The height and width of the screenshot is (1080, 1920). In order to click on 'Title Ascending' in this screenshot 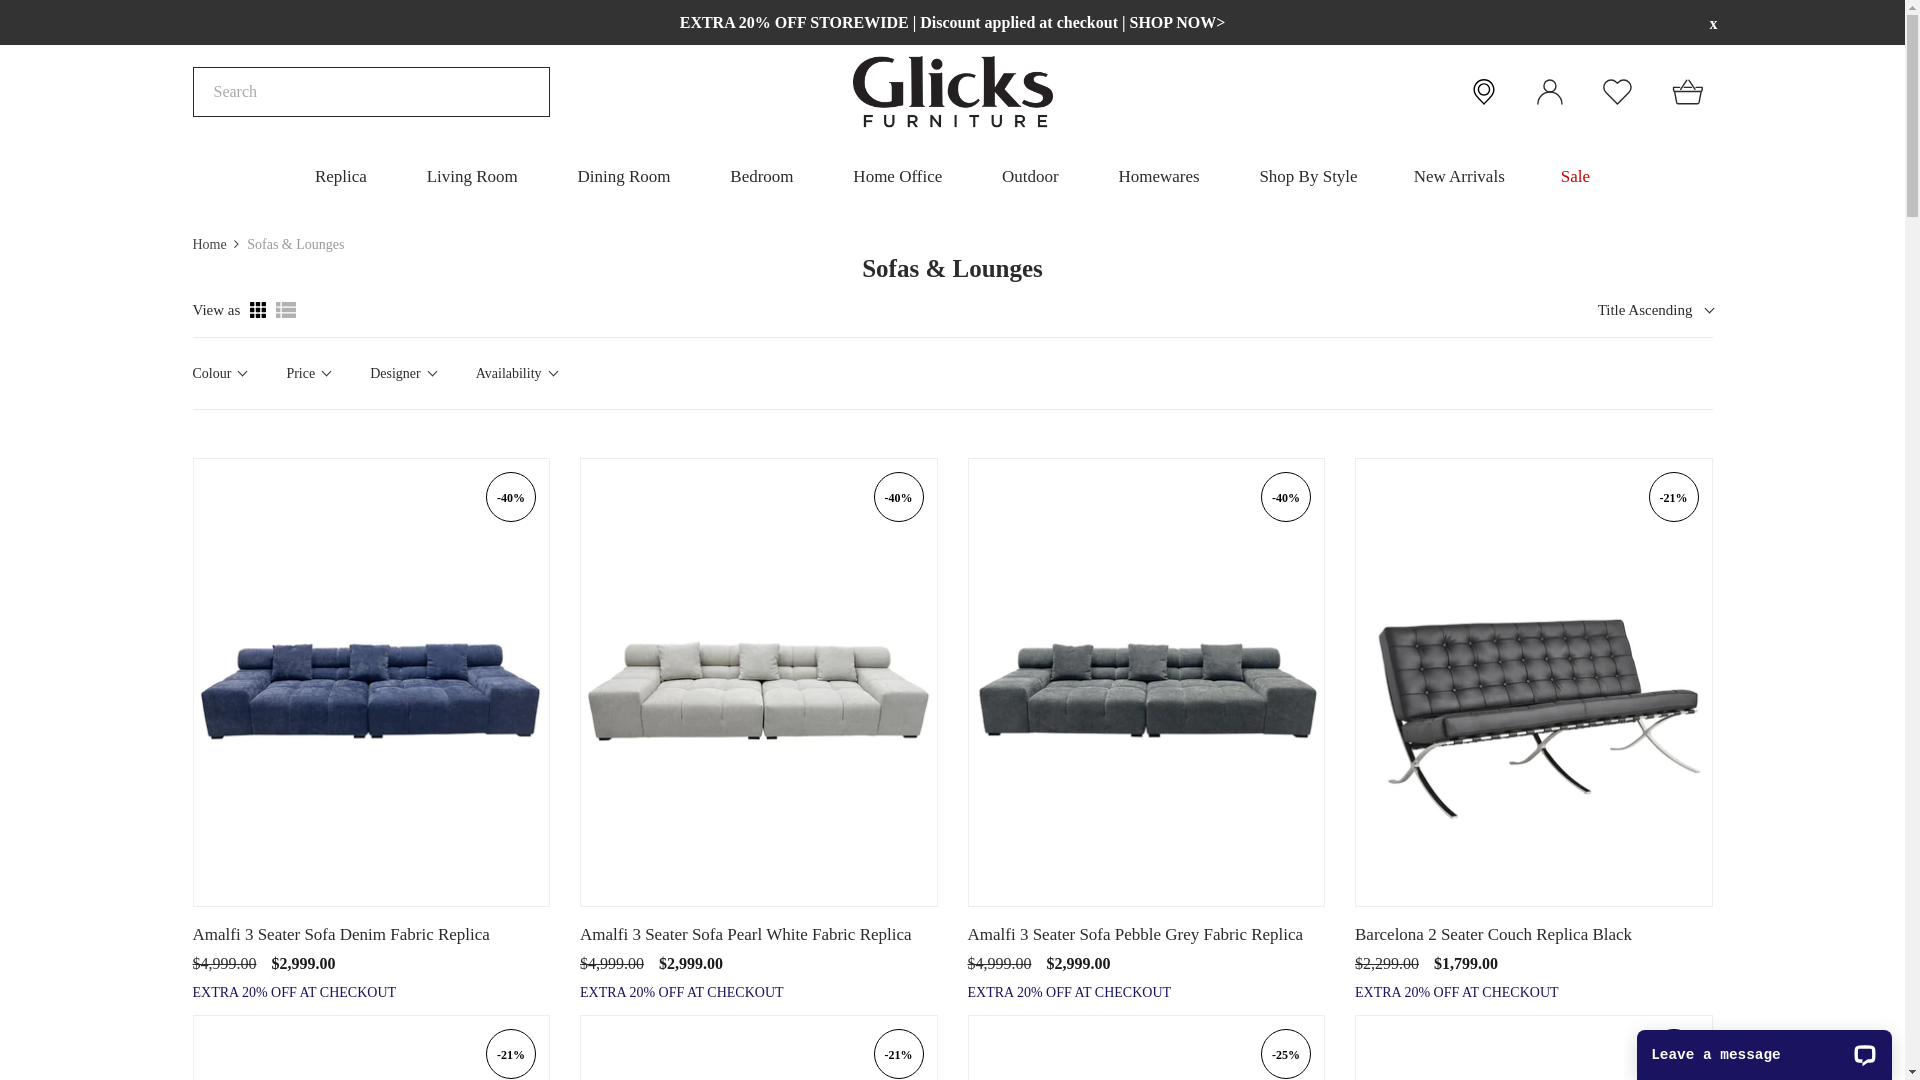, I will do `click(1652, 310)`.